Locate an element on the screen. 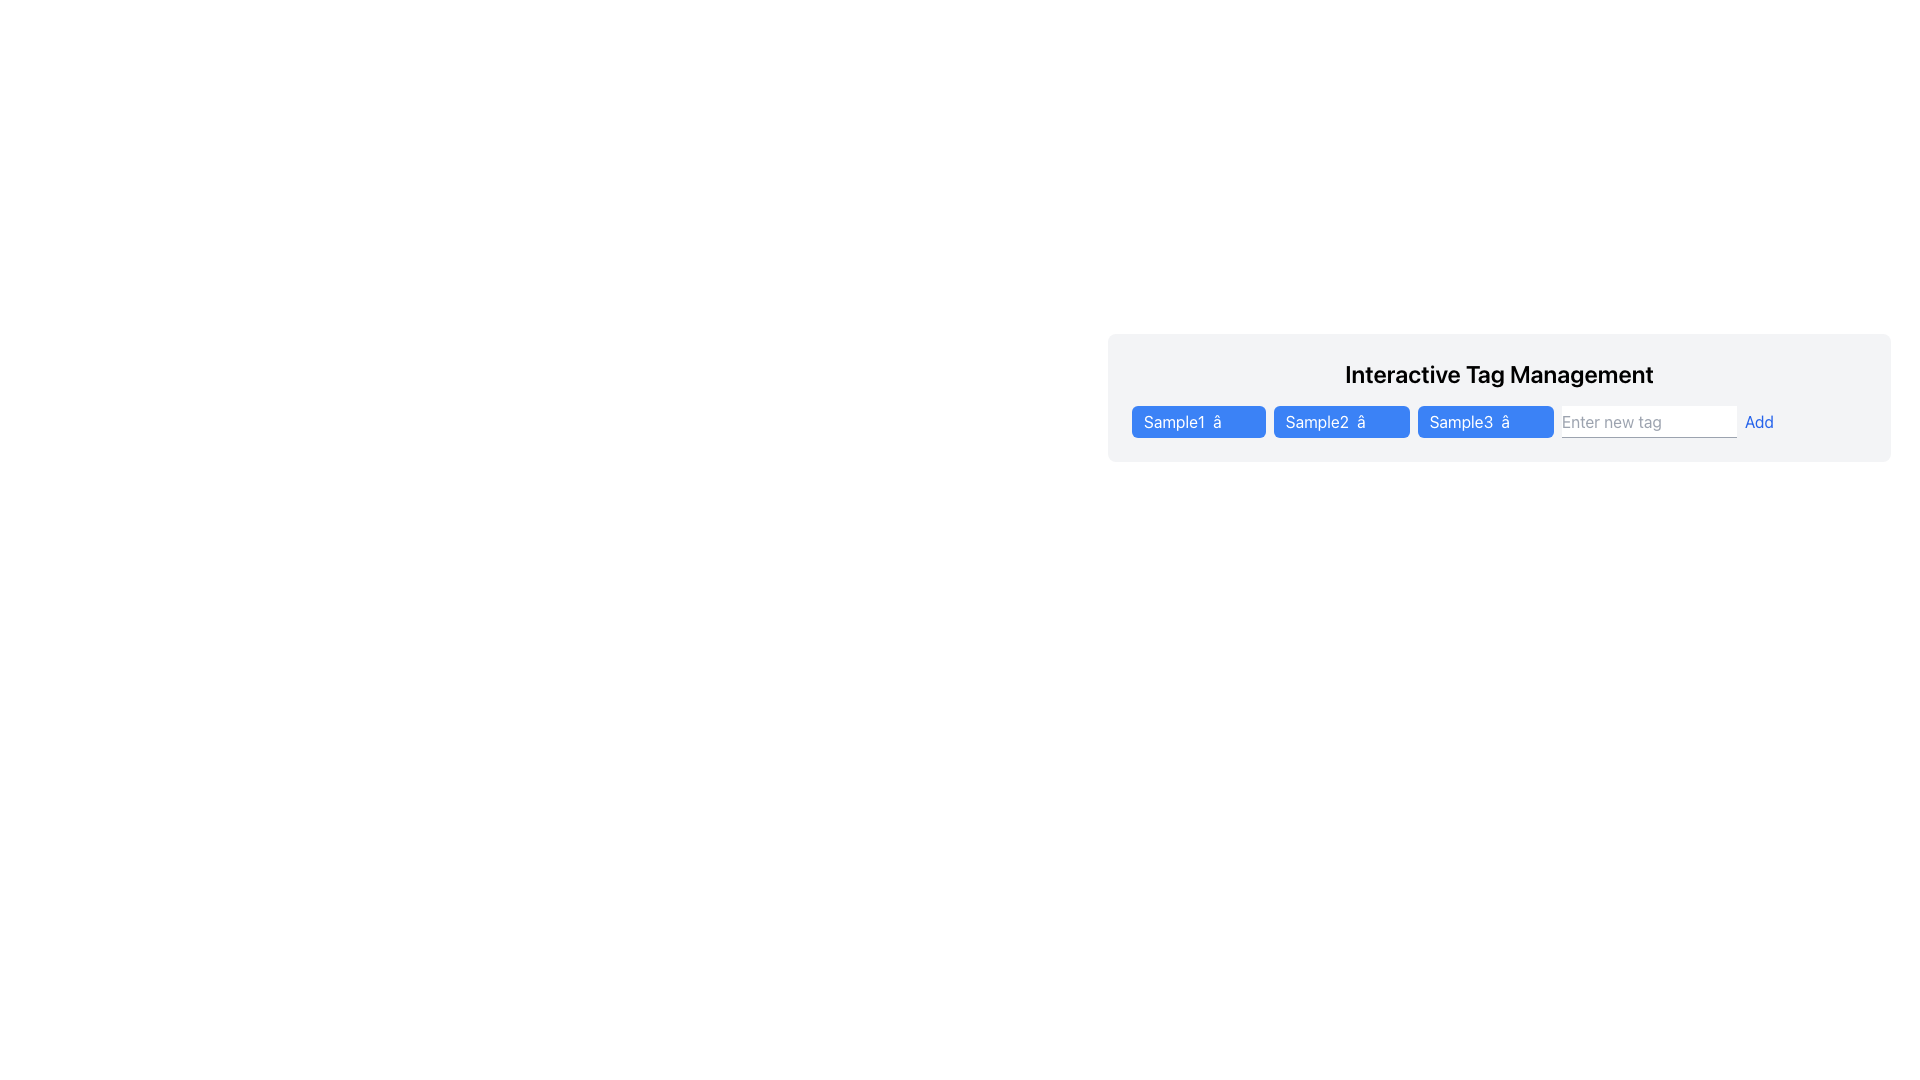 The image size is (1920, 1080). the input field with the placeholder text 'Enter new tag' is located at coordinates (1649, 420).